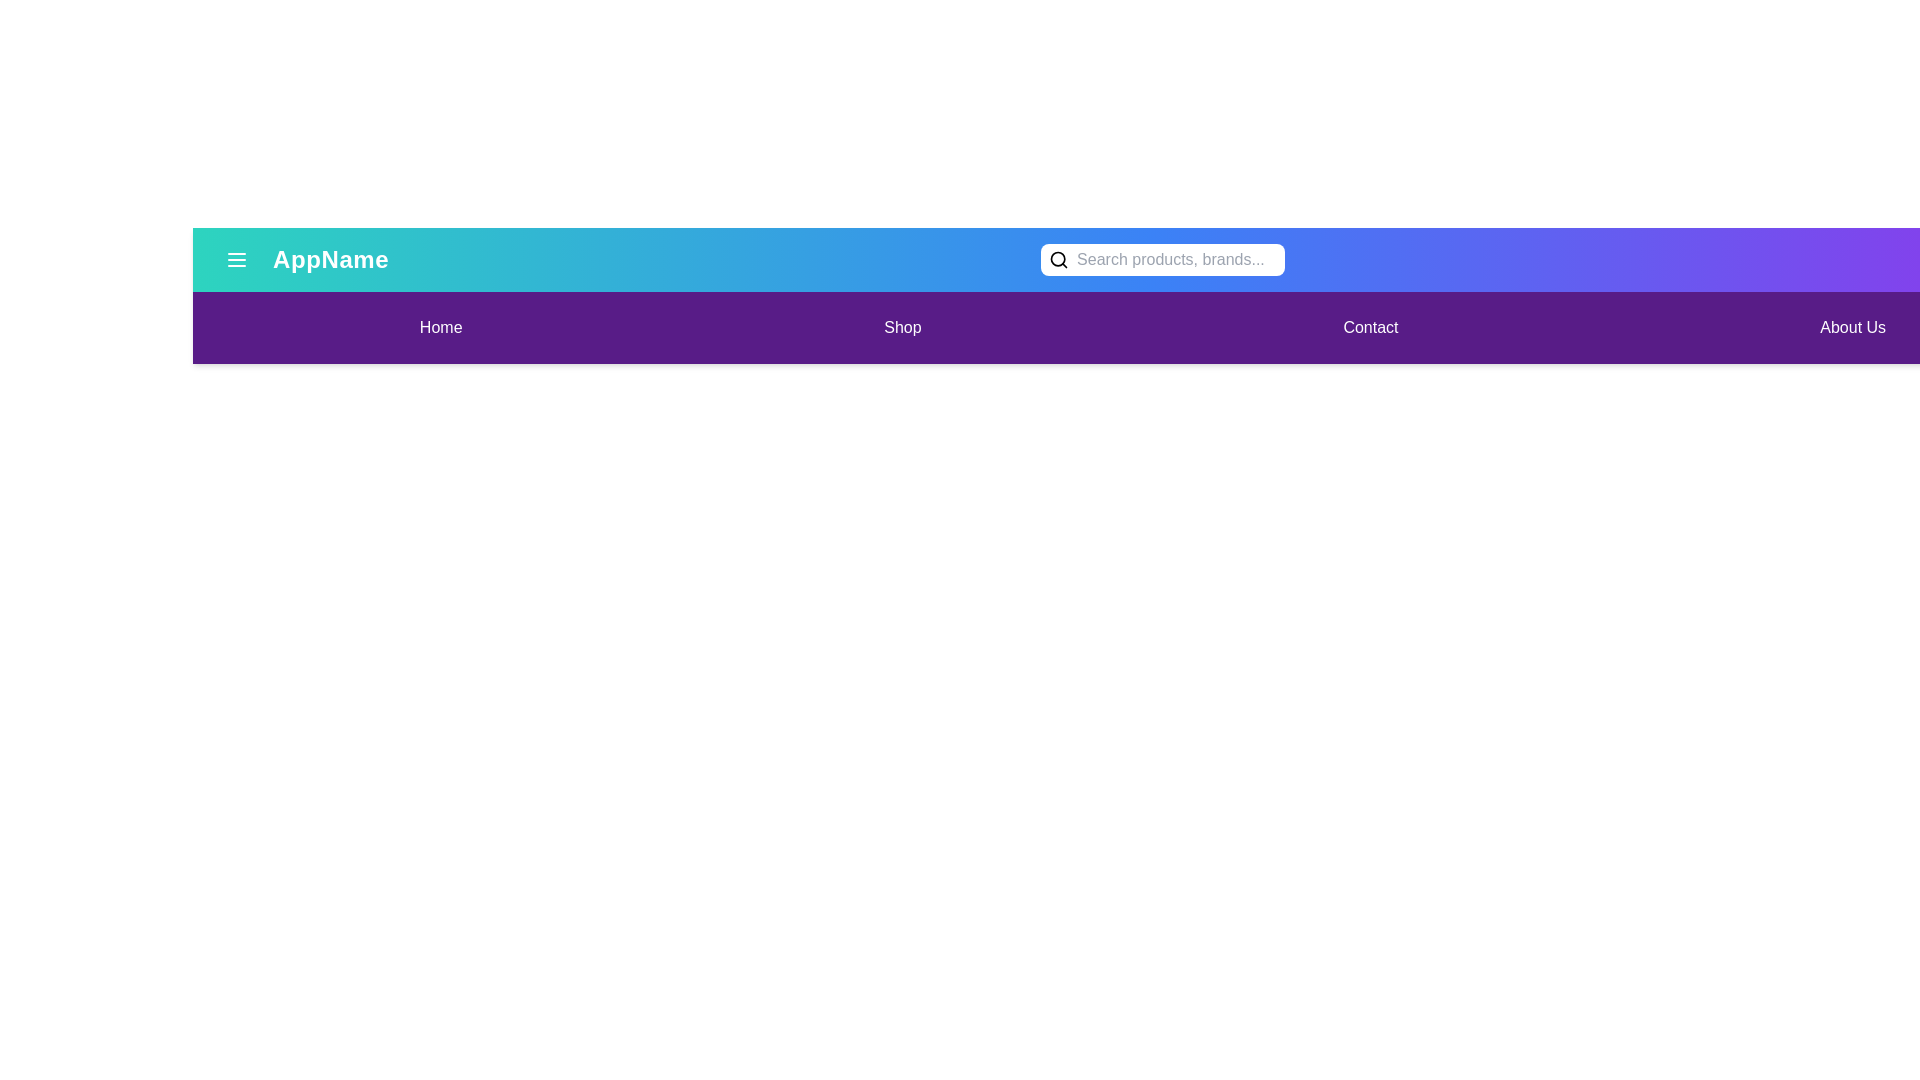 This screenshot has height=1080, width=1920. I want to click on the 'Shop' button, which is a rectangular button with white text on a purple background, to observe the color change due to the hover effect, so click(901, 326).